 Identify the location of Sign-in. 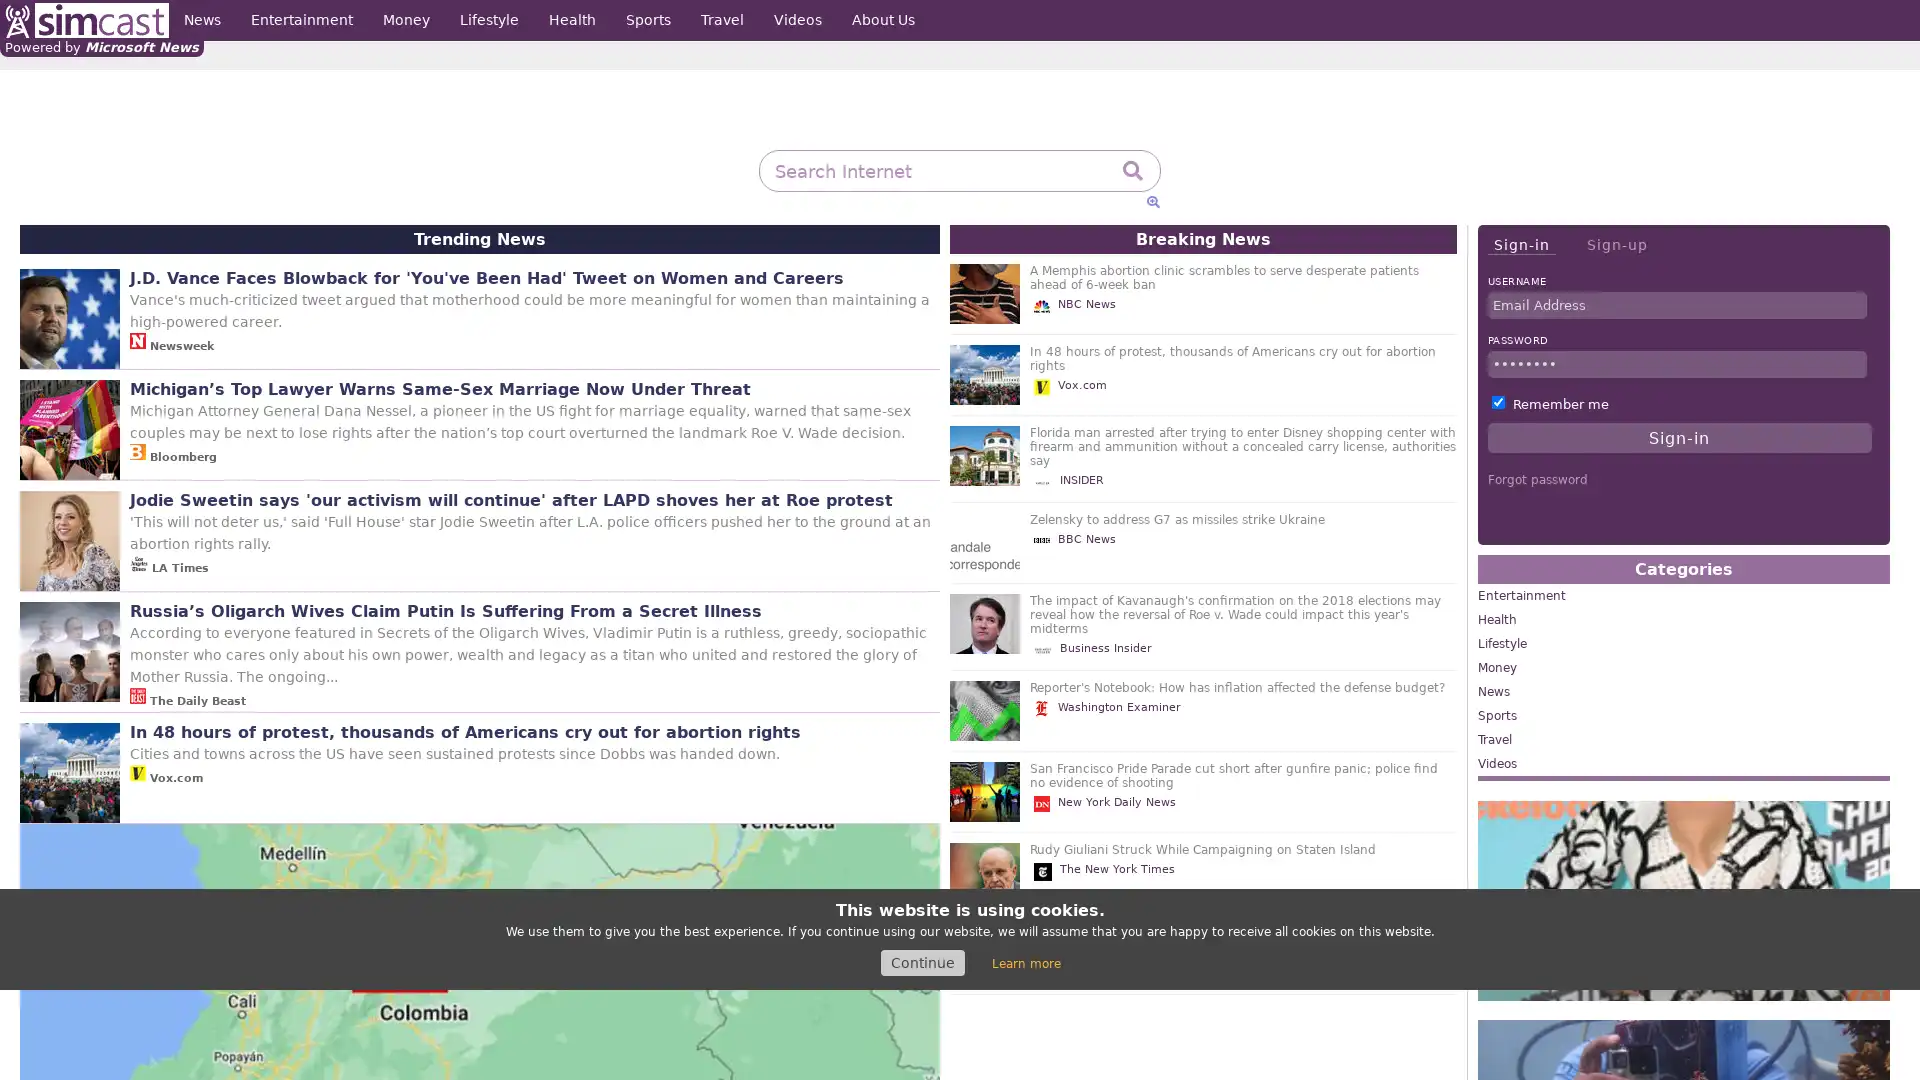
(1520, 244).